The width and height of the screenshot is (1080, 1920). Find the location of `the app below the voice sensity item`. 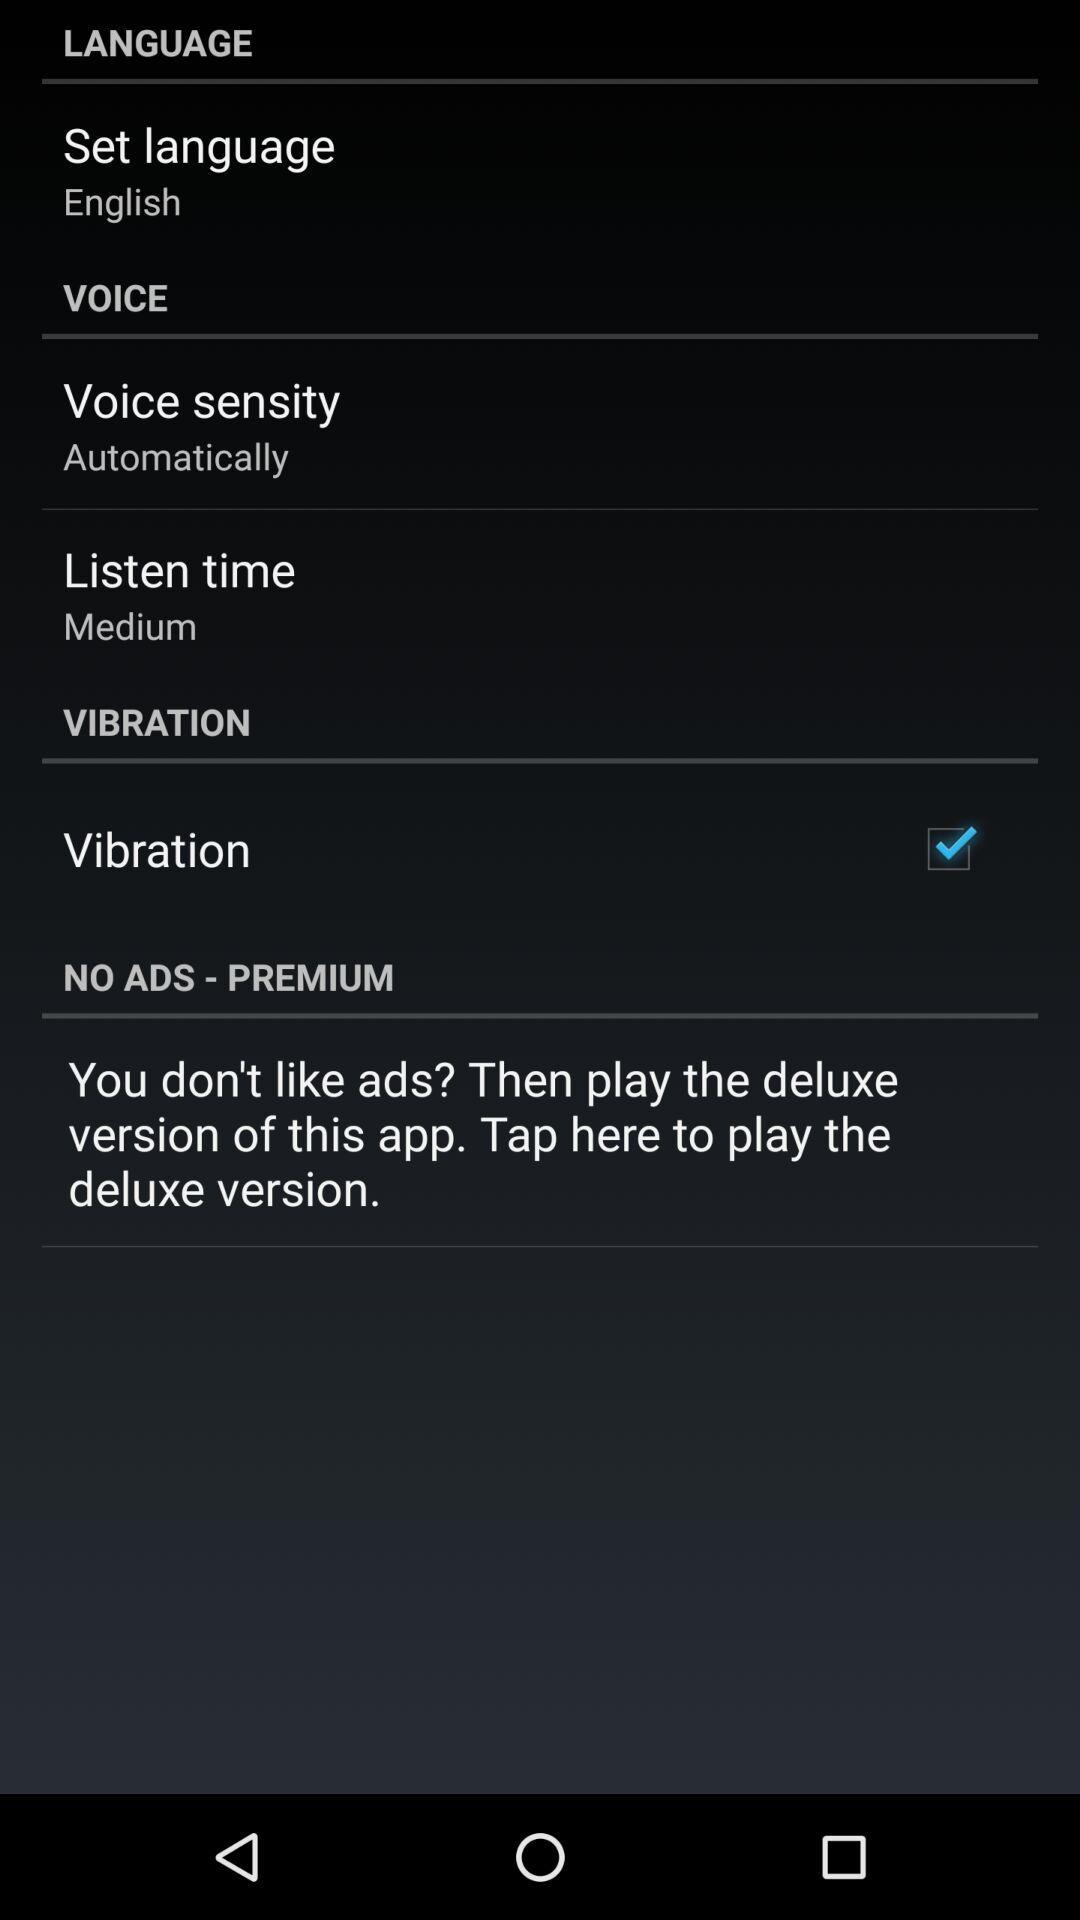

the app below the voice sensity item is located at coordinates (174, 455).